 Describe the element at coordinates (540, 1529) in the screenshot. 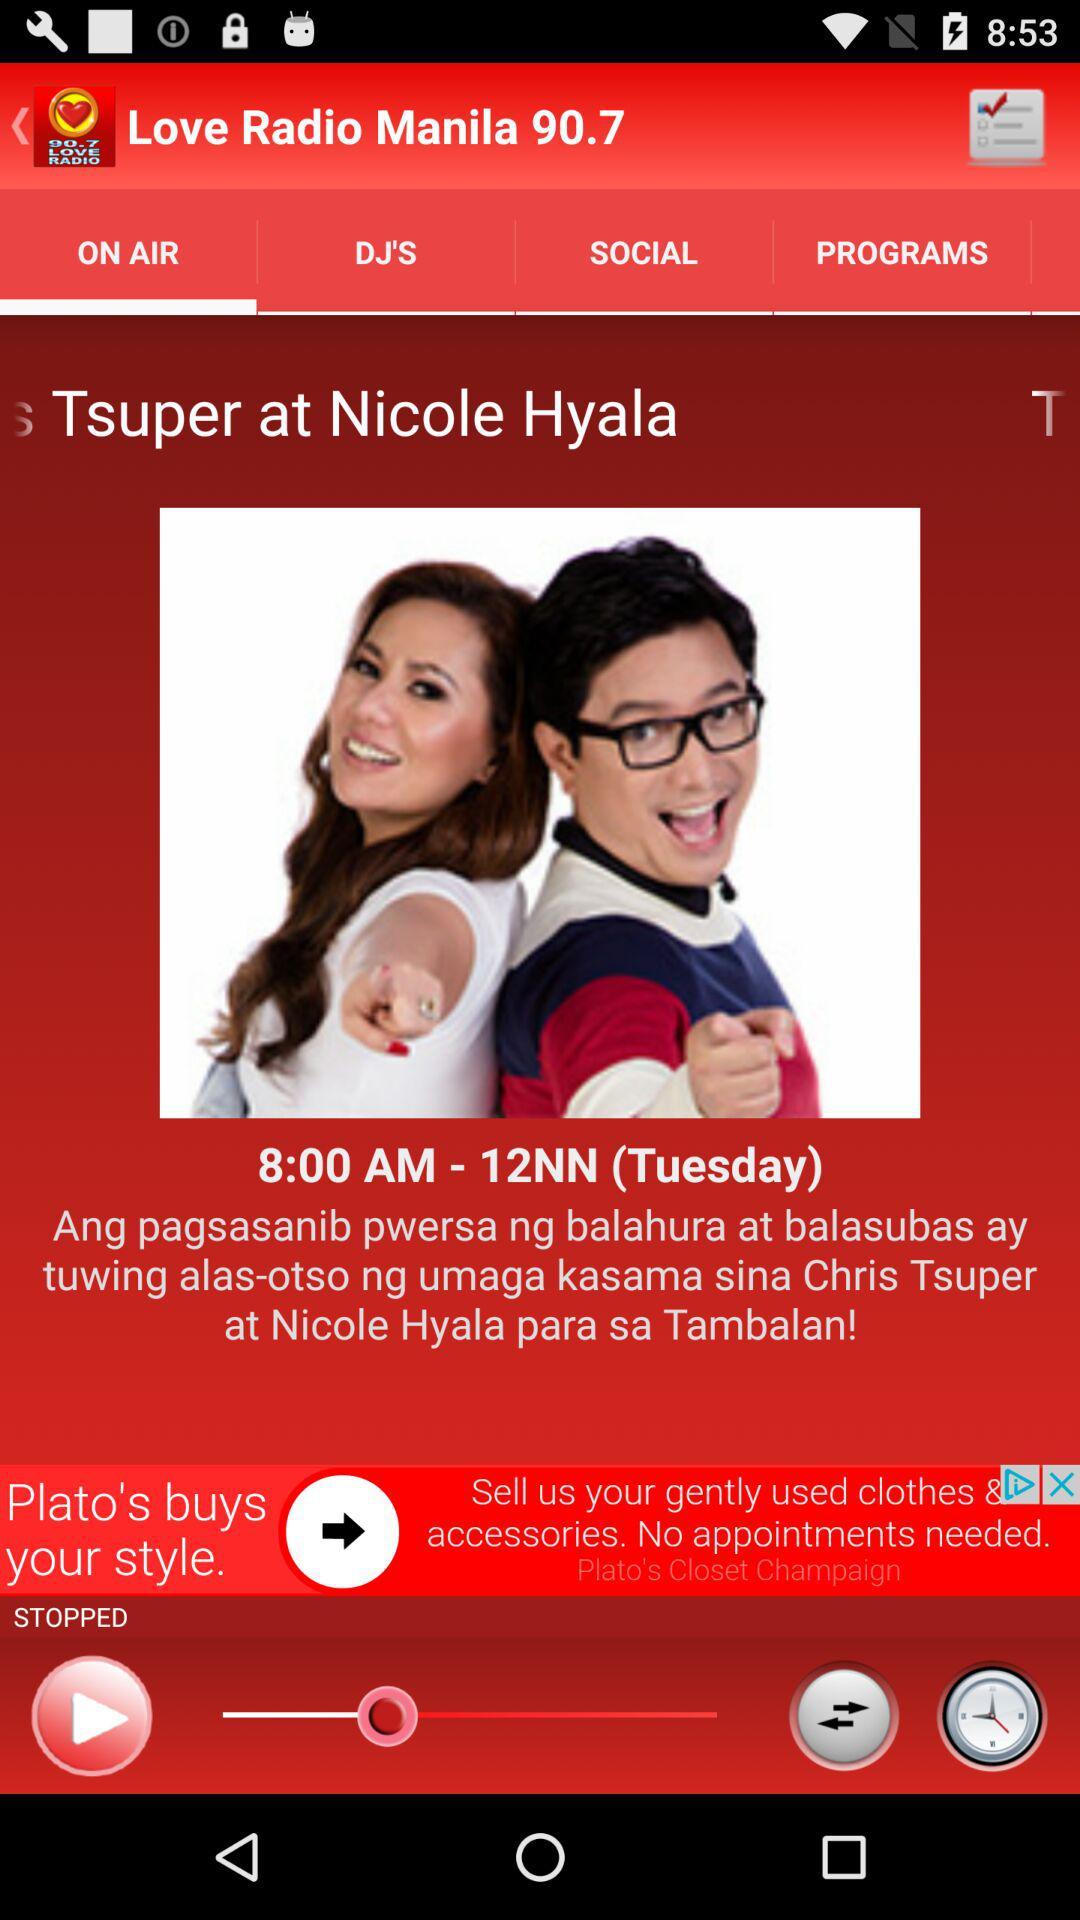

I see `open advertising` at that location.